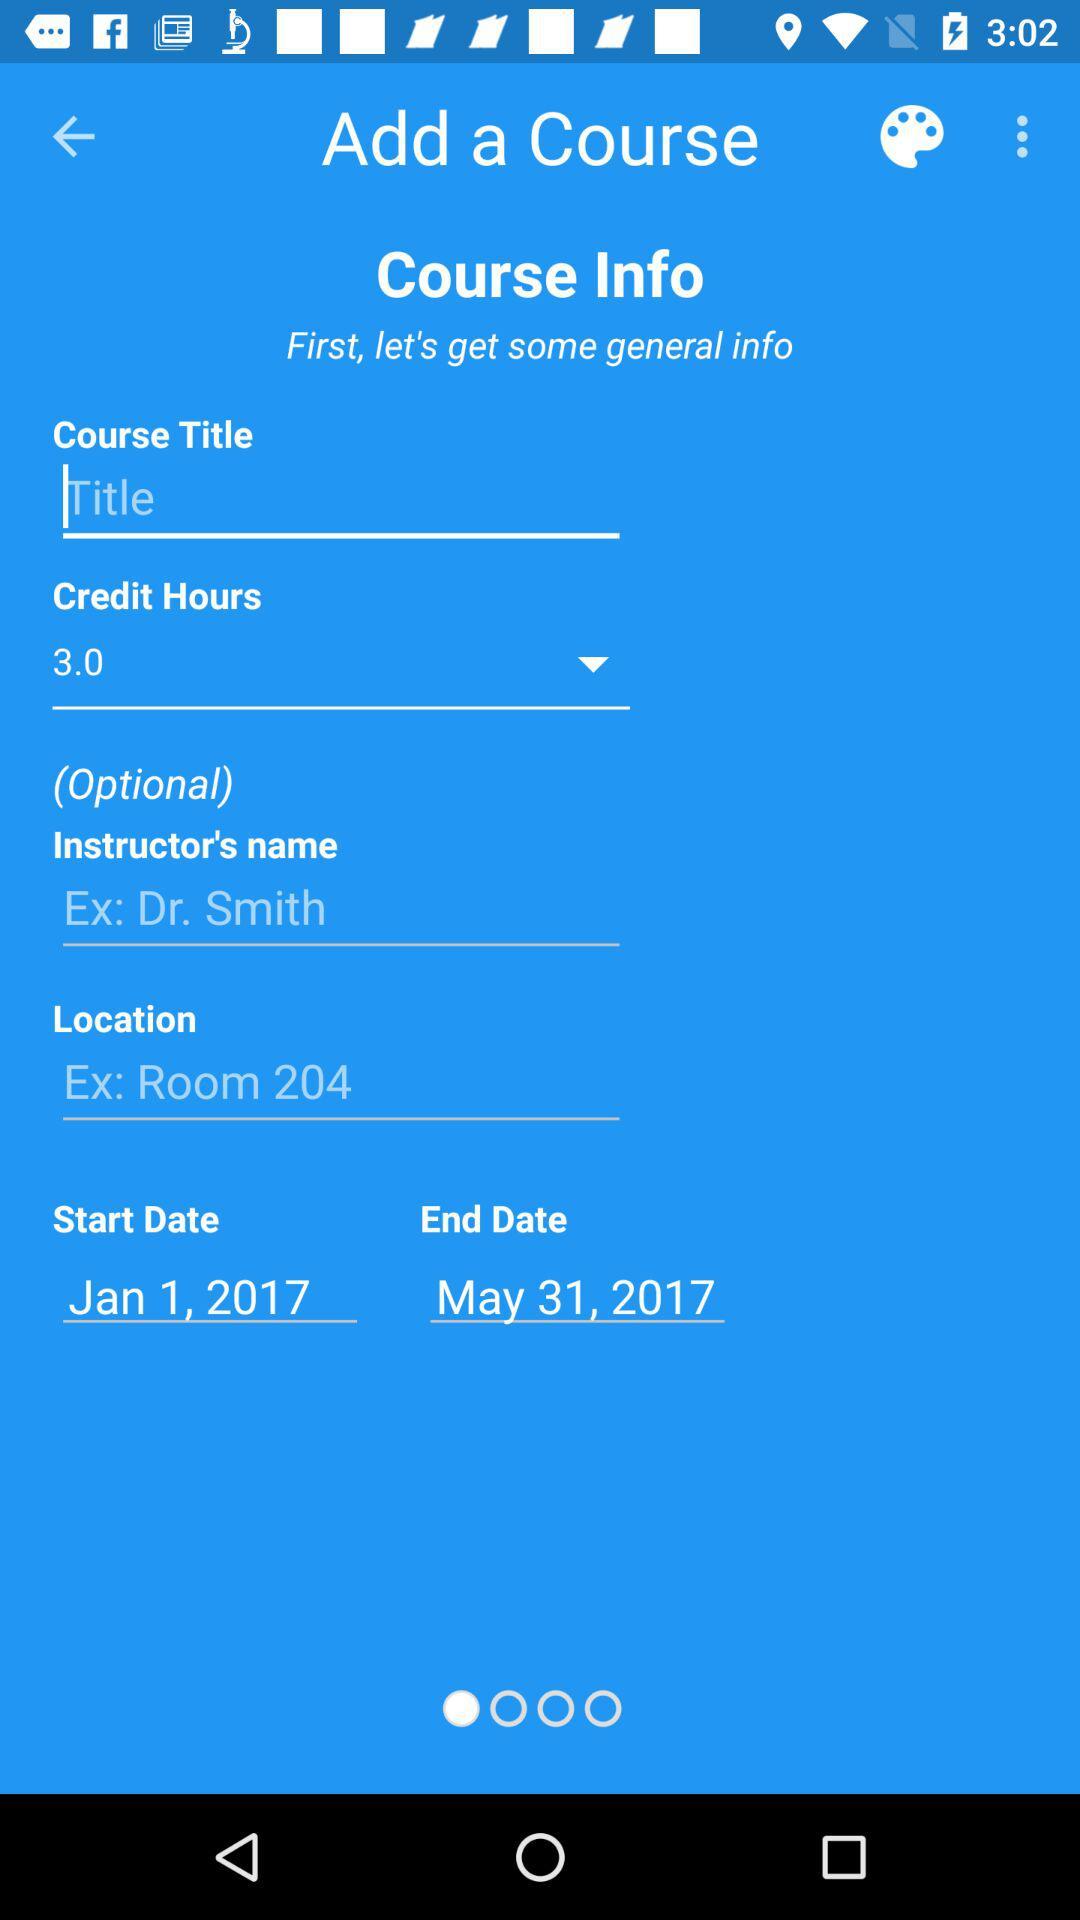 The image size is (1080, 1920). What do you see at coordinates (1027, 136) in the screenshot?
I see `the three dots present at right side corner` at bounding box center [1027, 136].